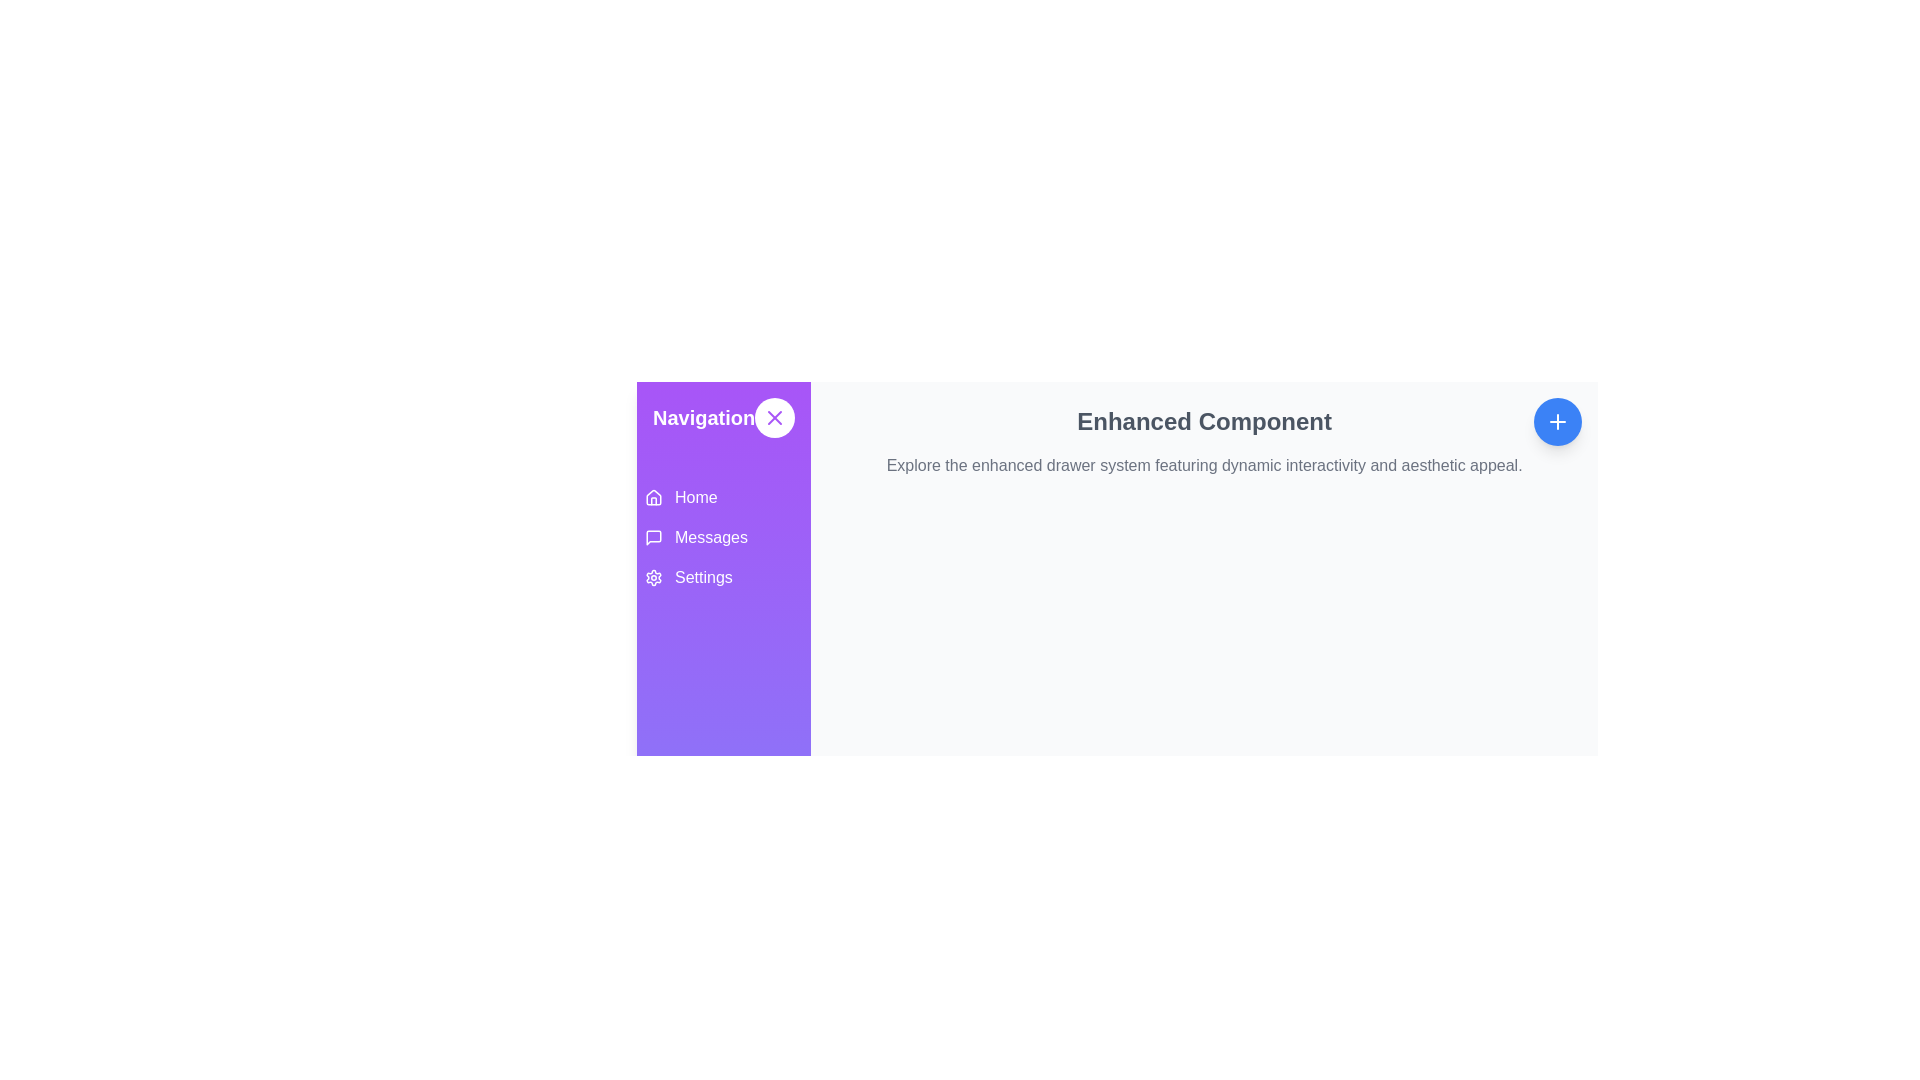 This screenshot has height=1080, width=1920. I want to click on the graphical house icon representing the 'Home' option in the vertical navigation bar, so click(653, 496).